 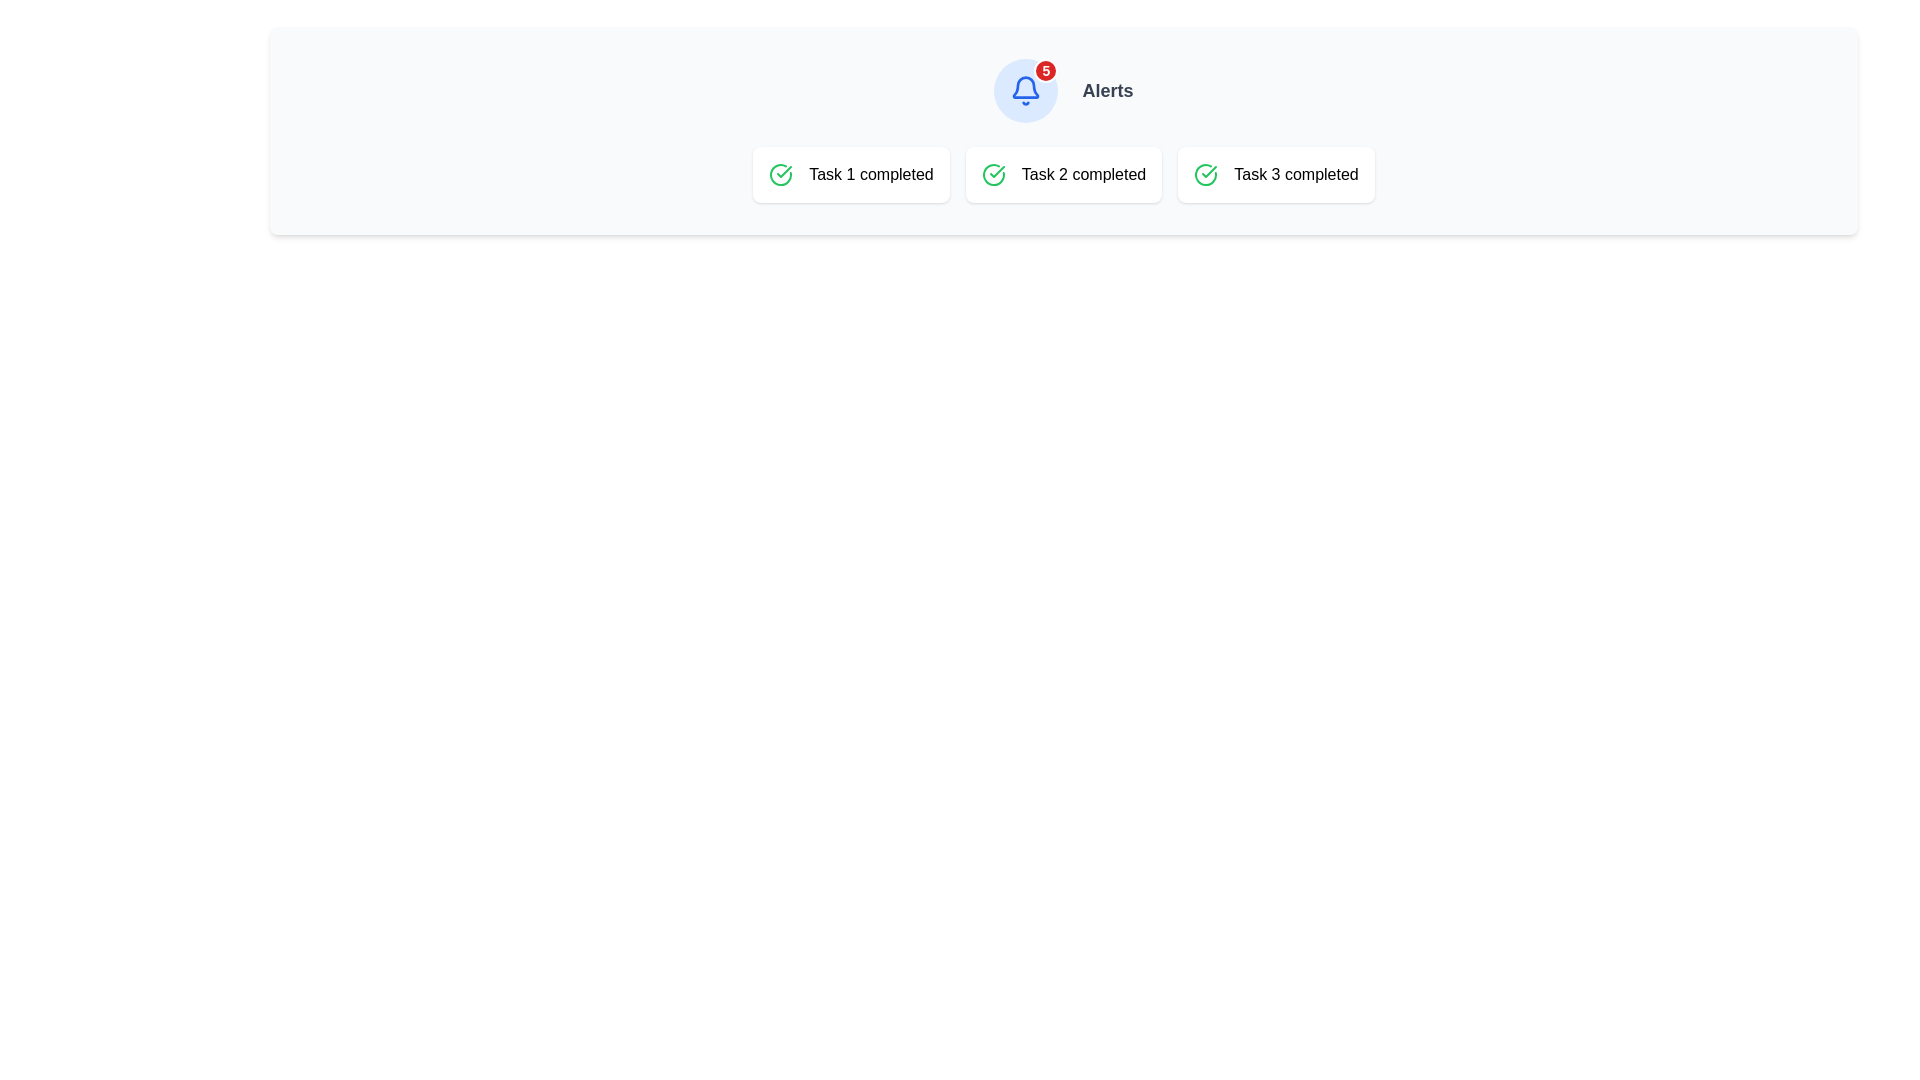 I want to click on the informational card indicating the status of the first task as completed, located at the middle-top section of the page, so click(x=851, y=173).